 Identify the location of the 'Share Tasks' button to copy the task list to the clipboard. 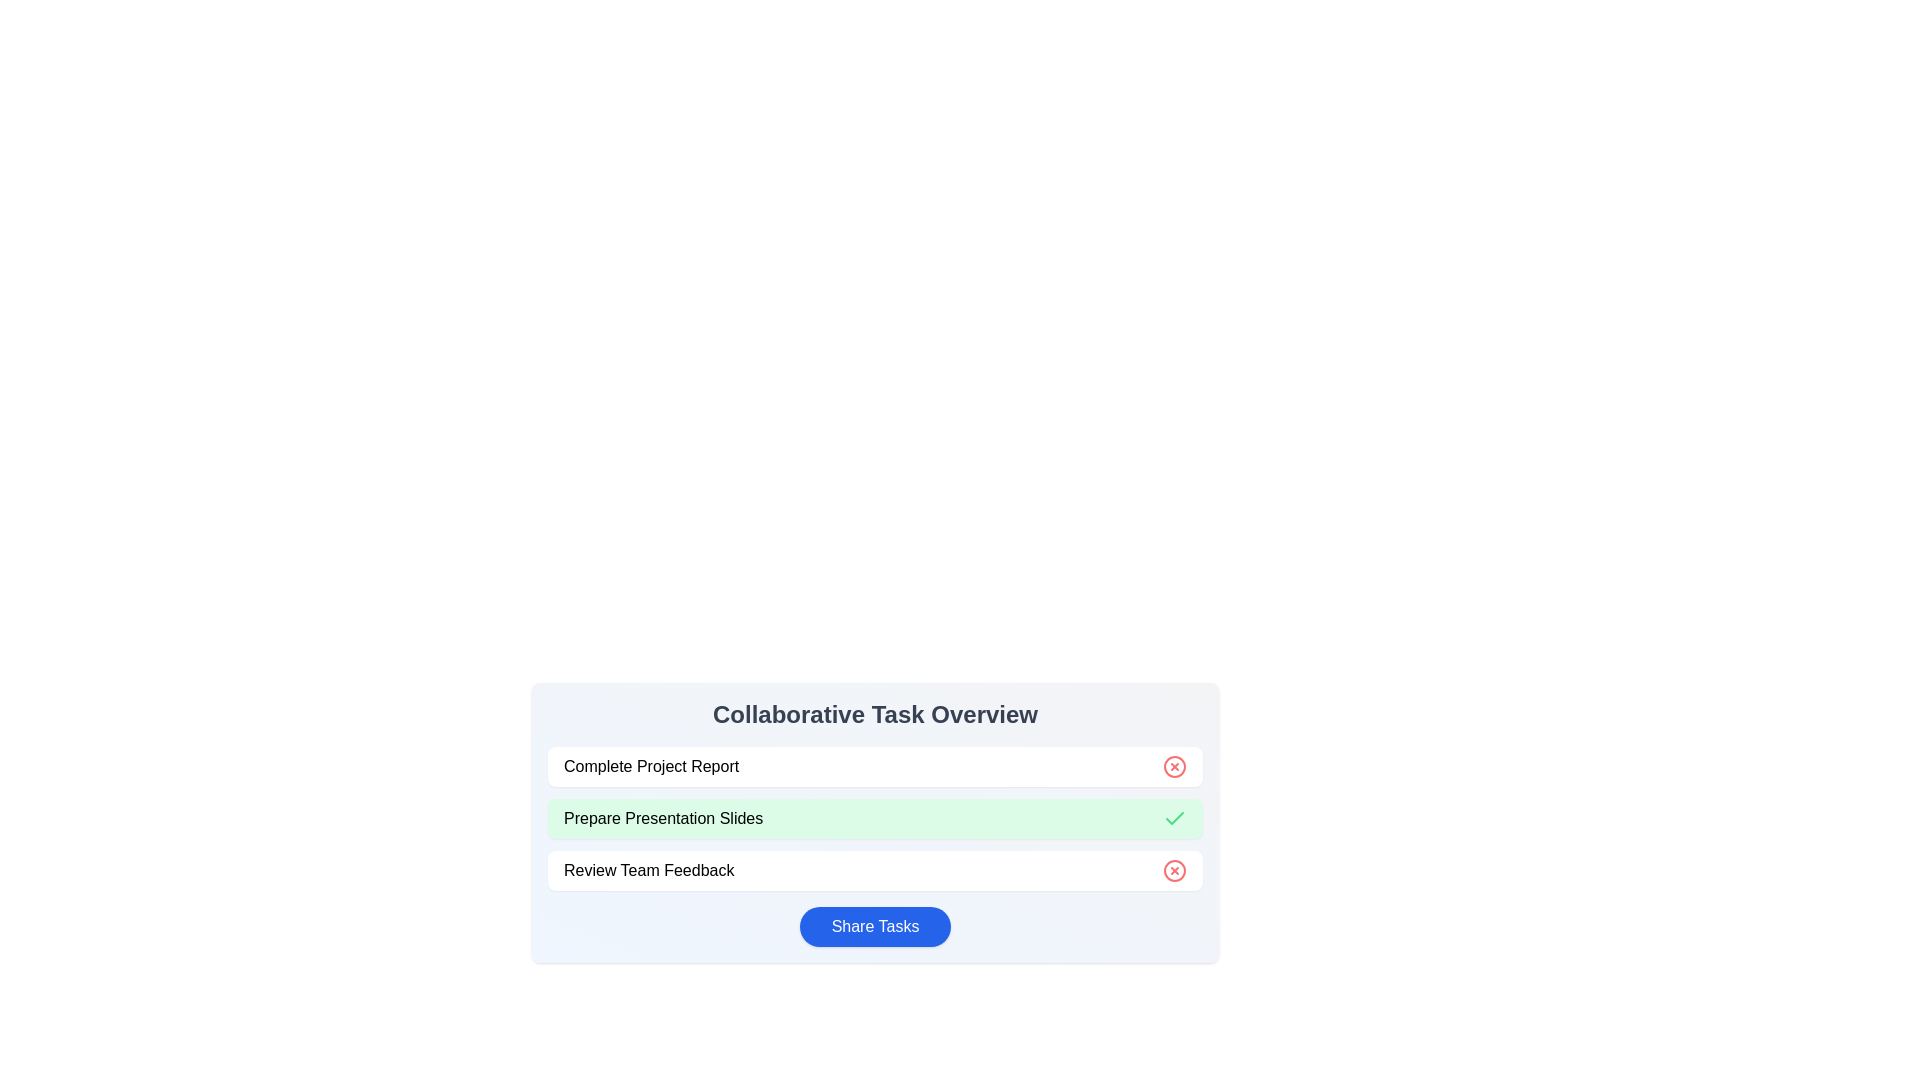
(875, 926).